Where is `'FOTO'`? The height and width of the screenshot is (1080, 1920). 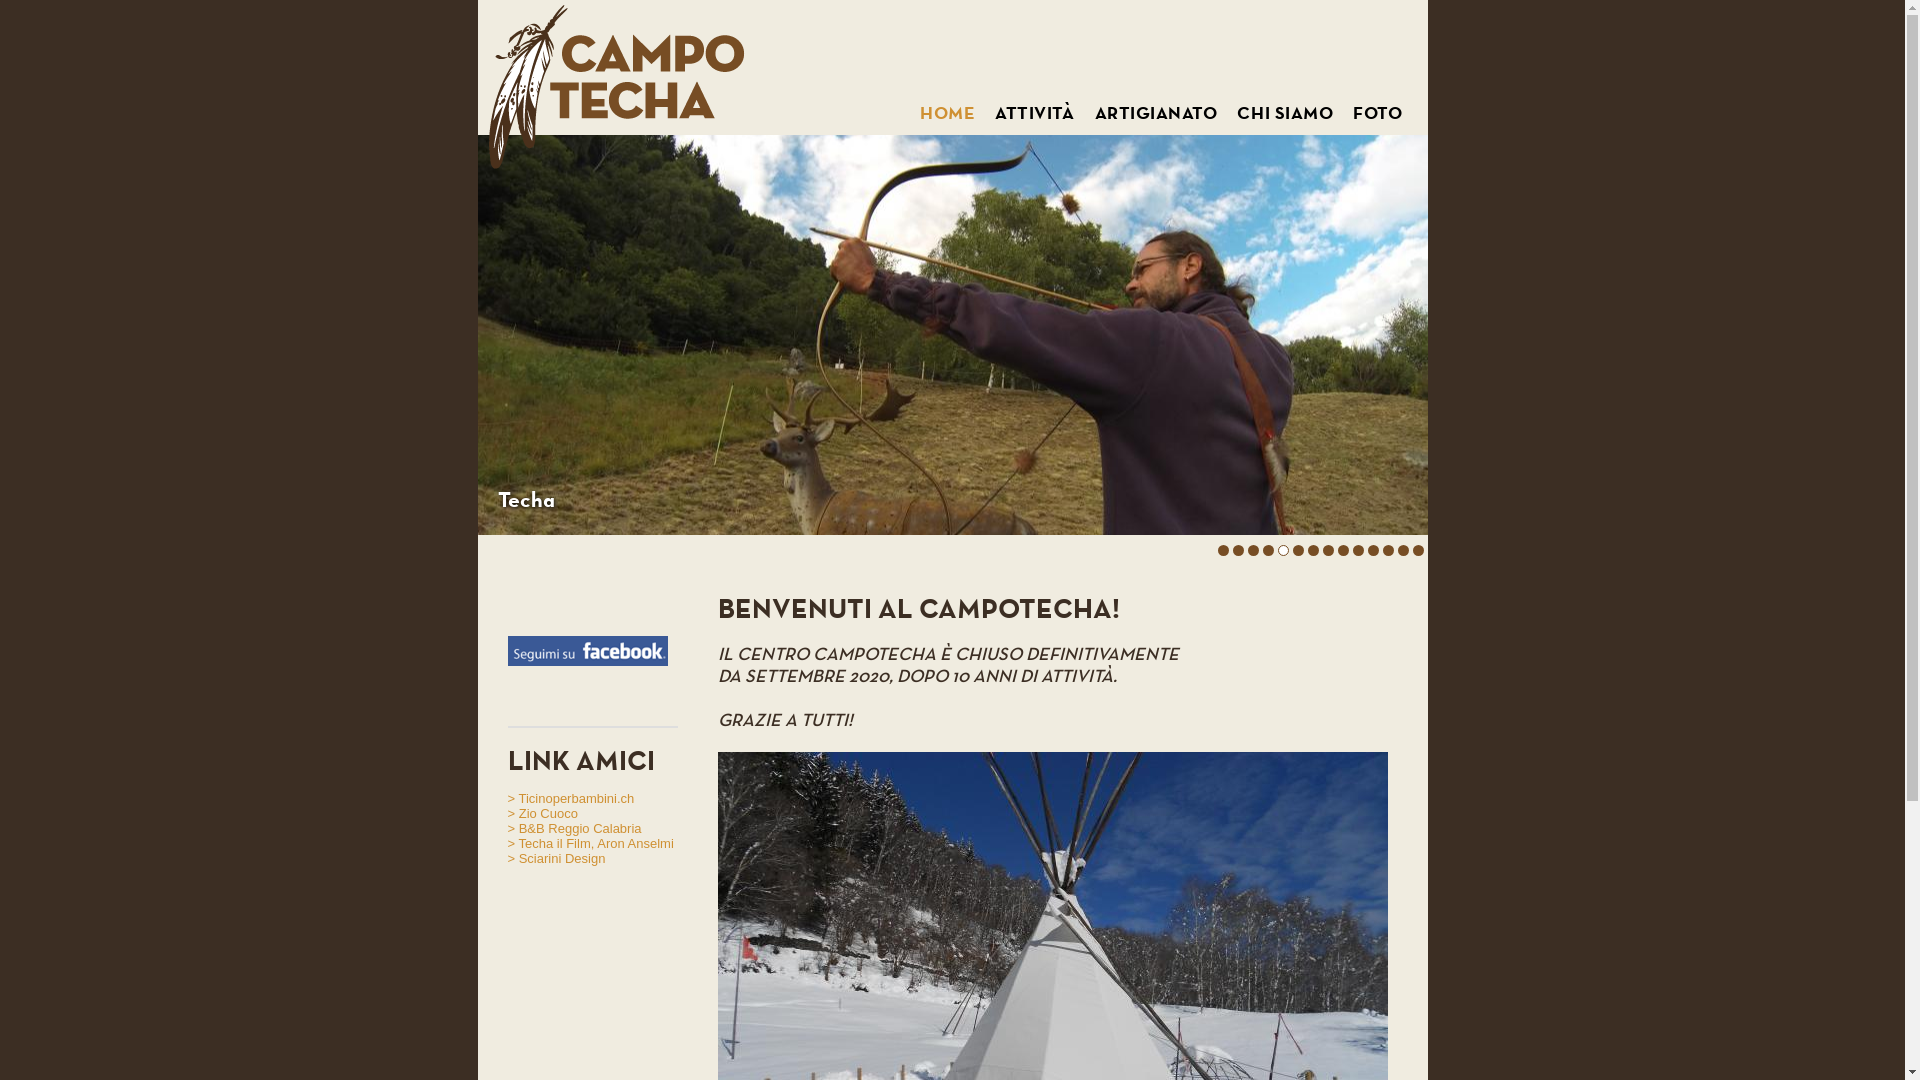 'FOTO' is located at coordinates (1353, 114).